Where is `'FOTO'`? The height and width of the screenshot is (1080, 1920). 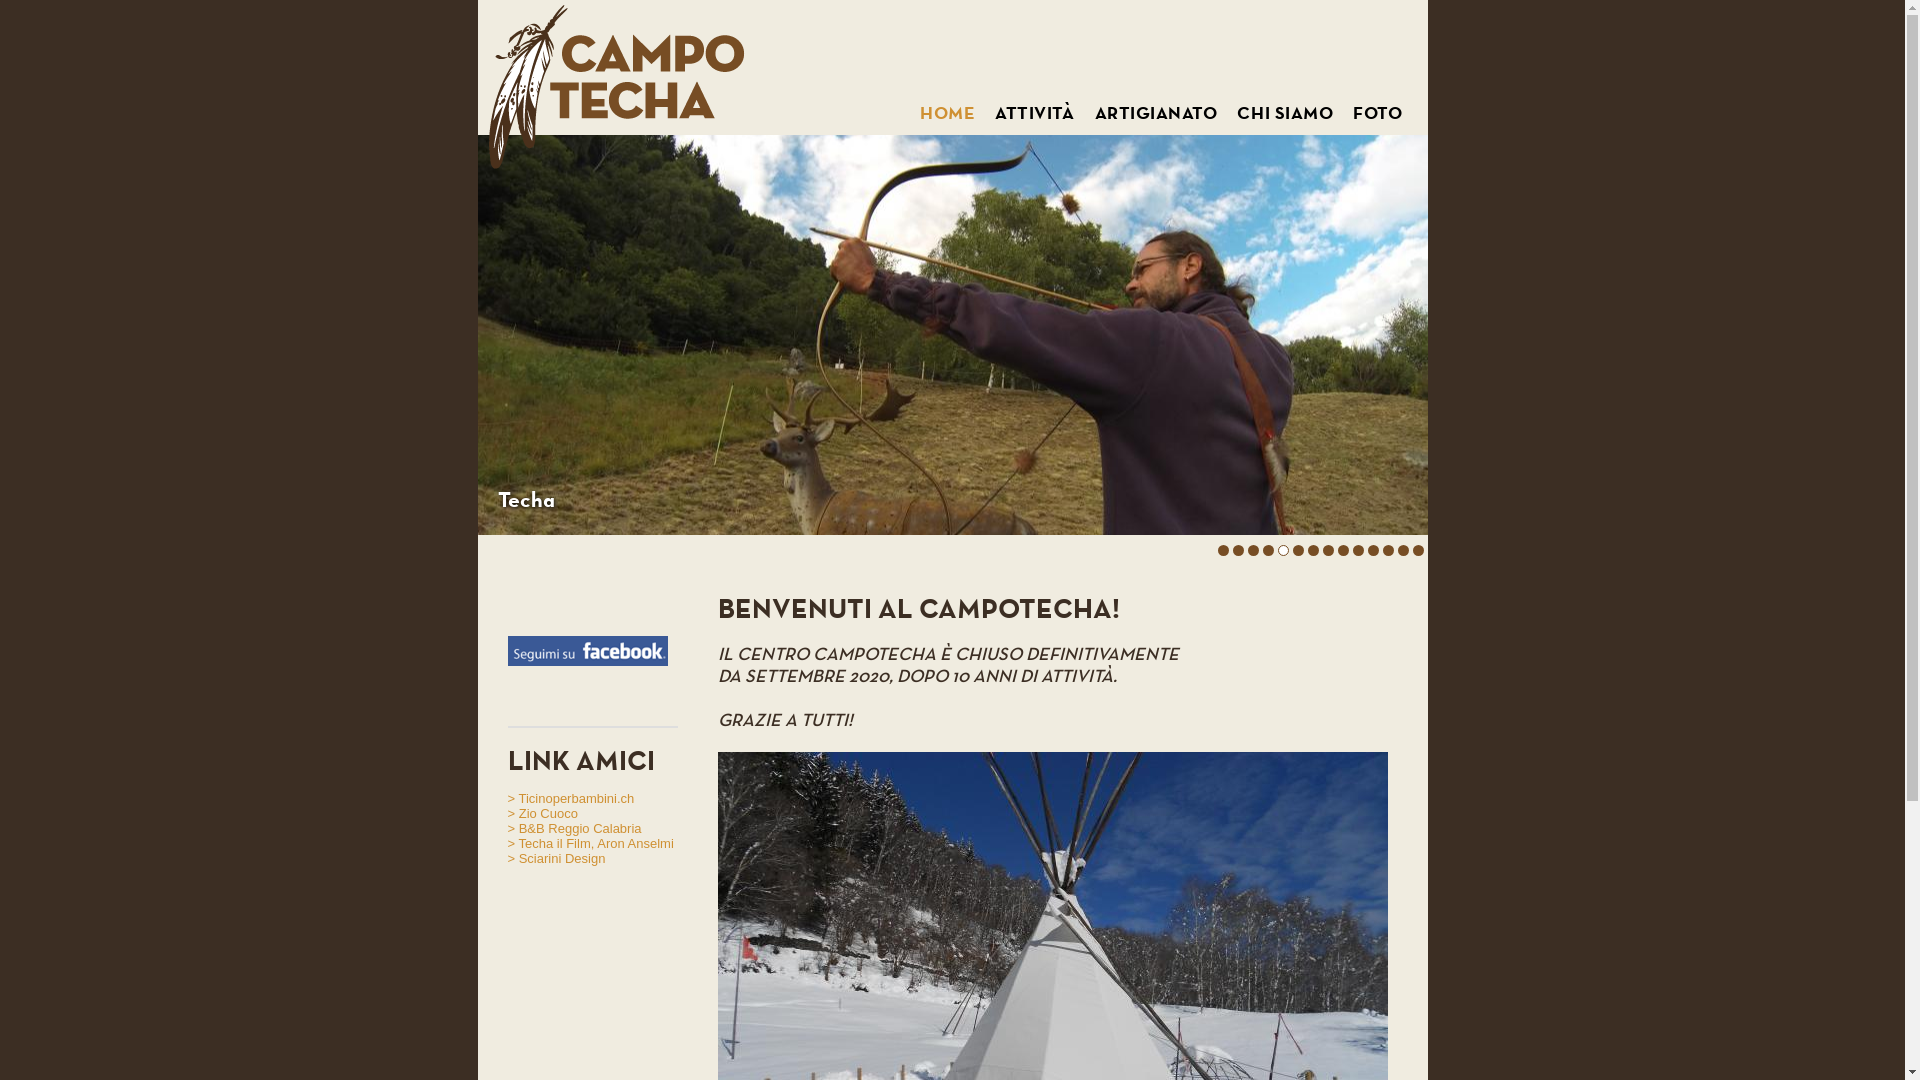 'FOTO' is located at coordinates (1353, 114).